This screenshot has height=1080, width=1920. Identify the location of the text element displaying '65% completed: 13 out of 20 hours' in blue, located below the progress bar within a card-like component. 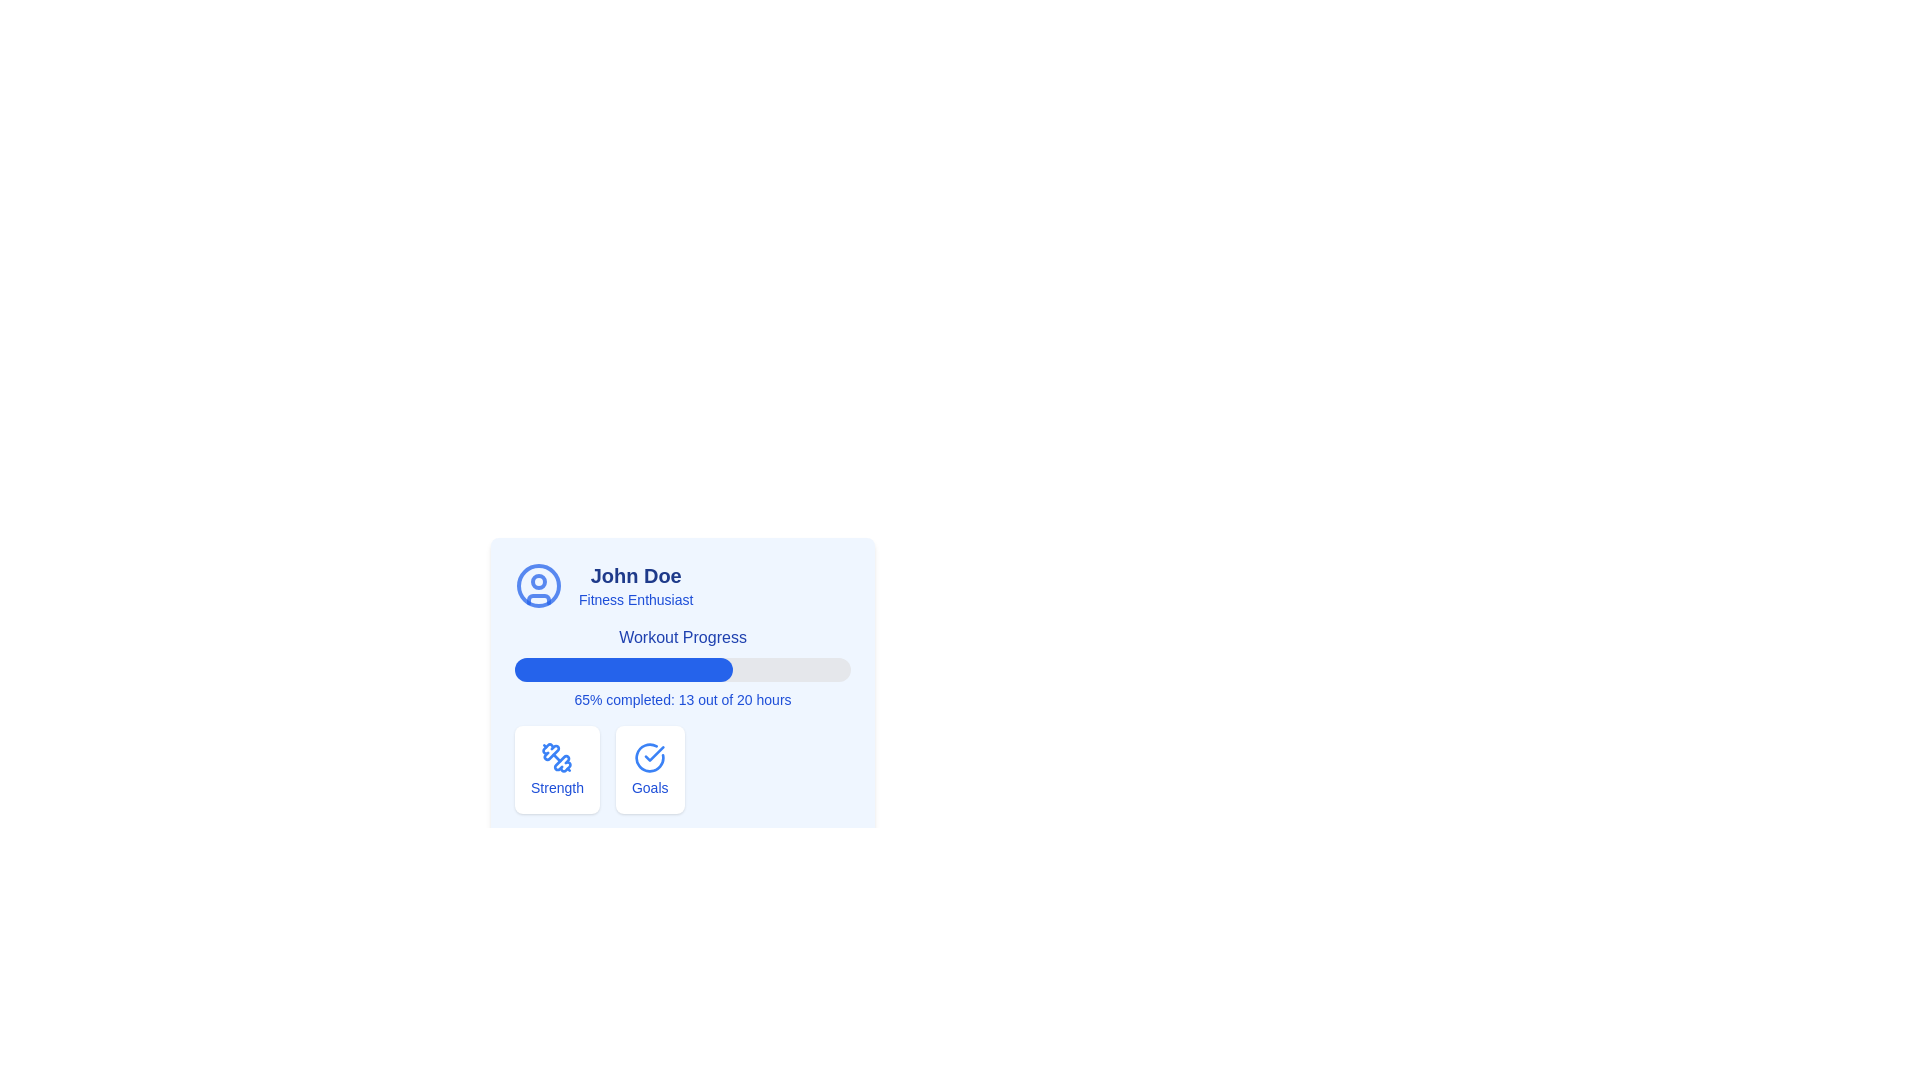
(682, 698).